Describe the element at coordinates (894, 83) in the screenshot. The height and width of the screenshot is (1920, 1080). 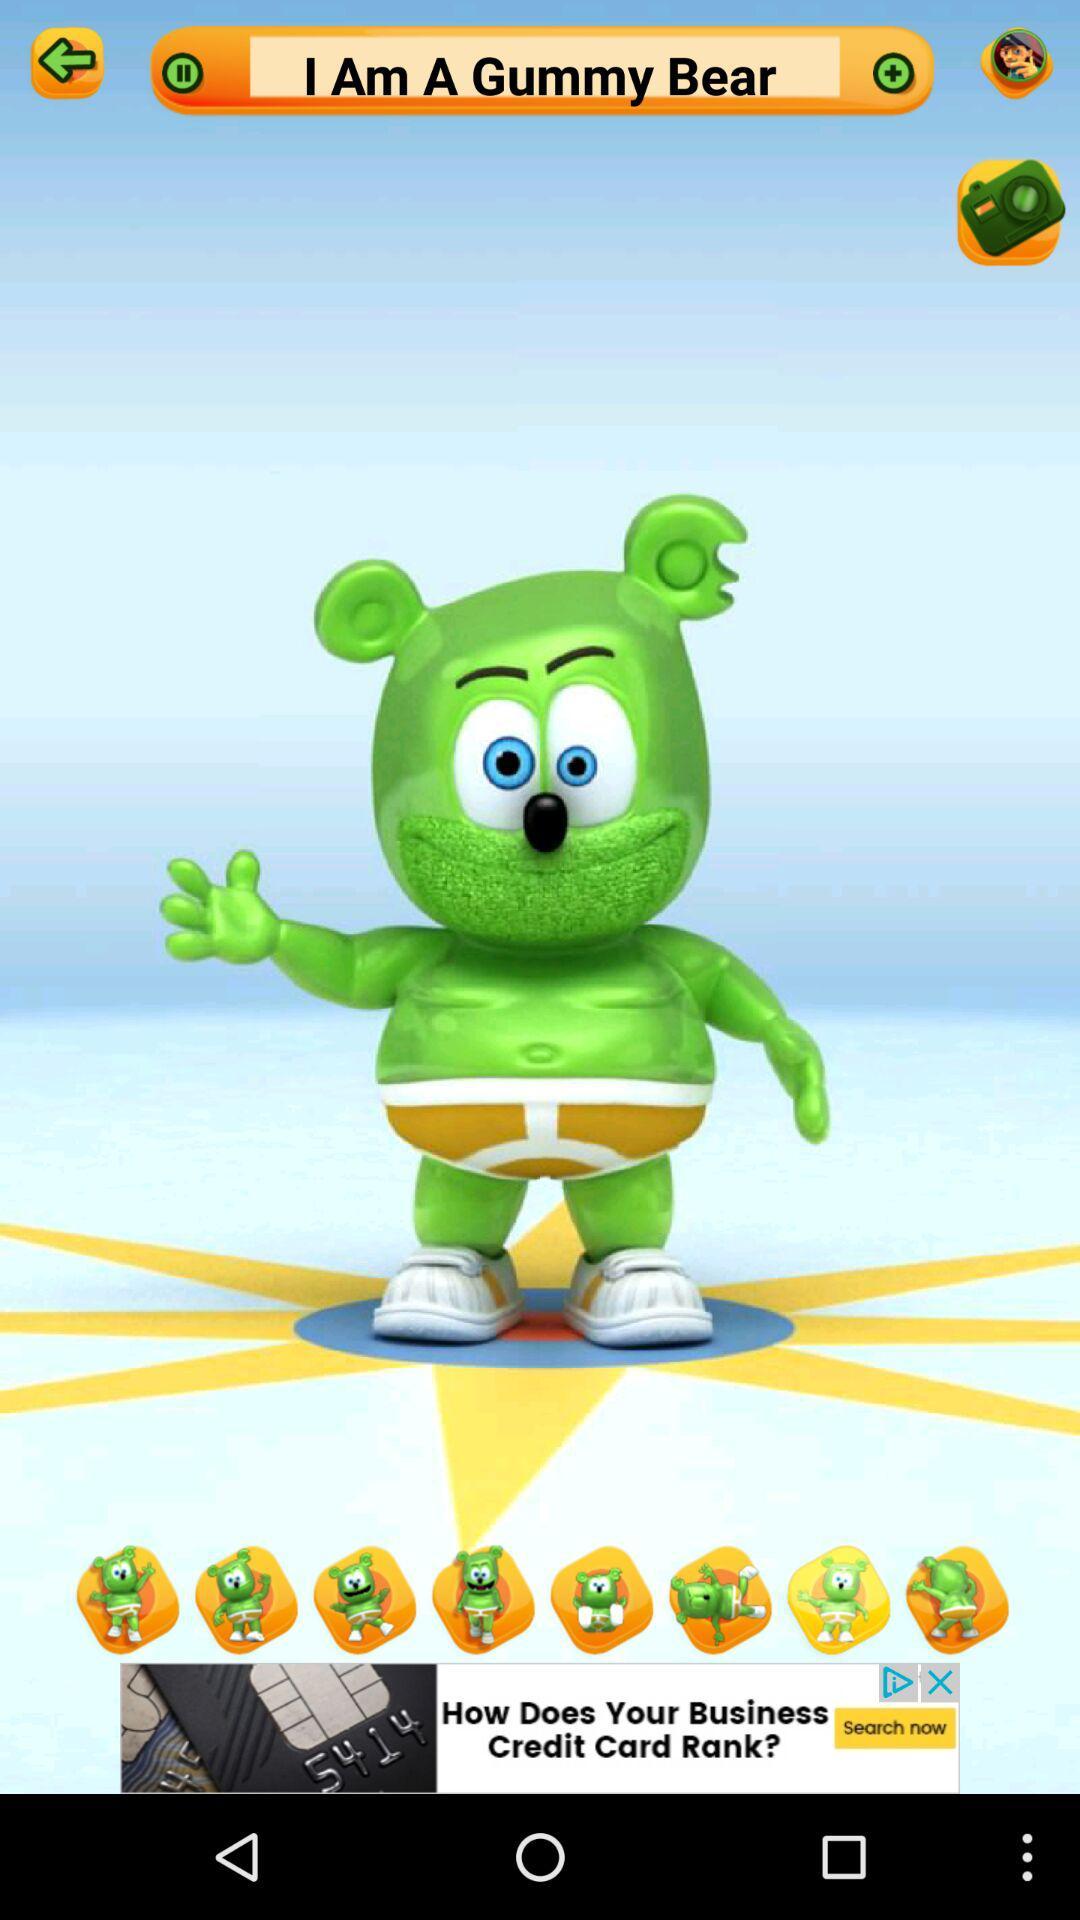
I see `the add icon` at that location.